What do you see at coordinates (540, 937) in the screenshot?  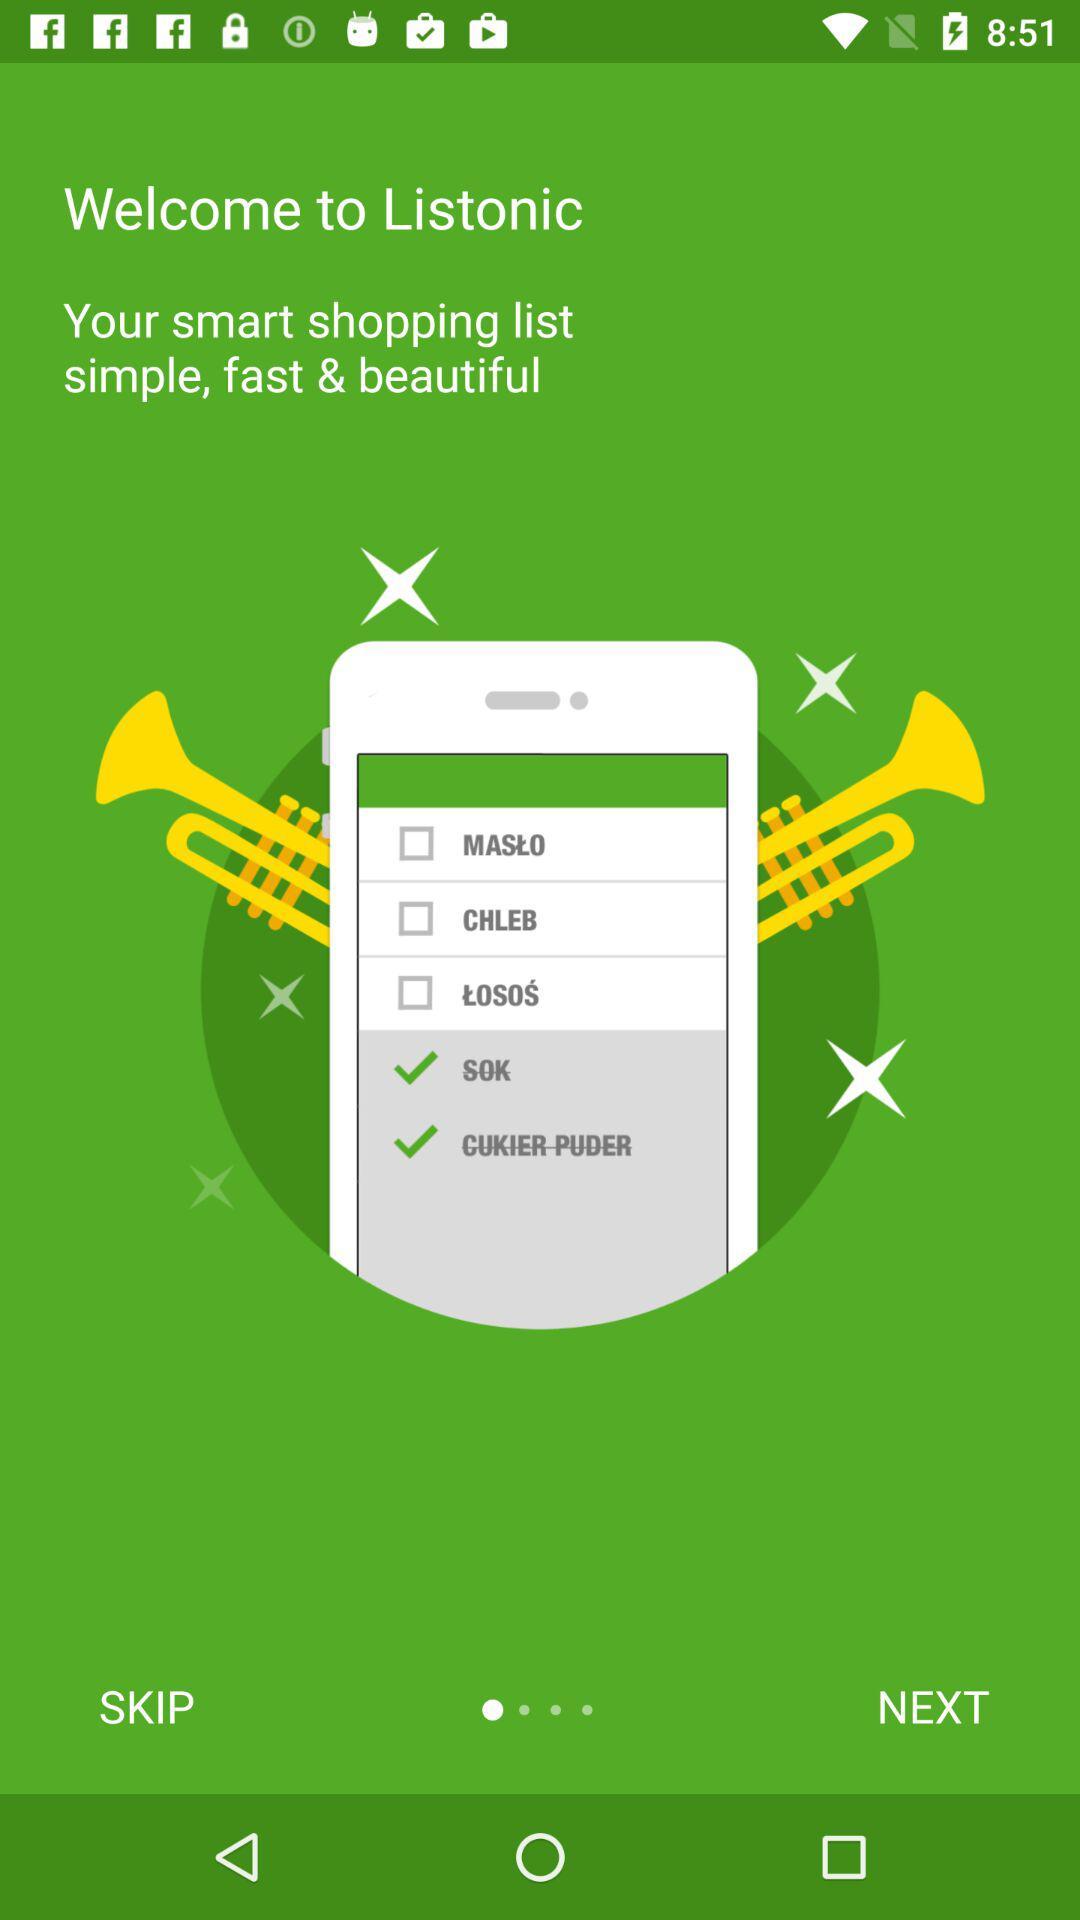 I see `the item at the center` at bounding box center [540, 937].